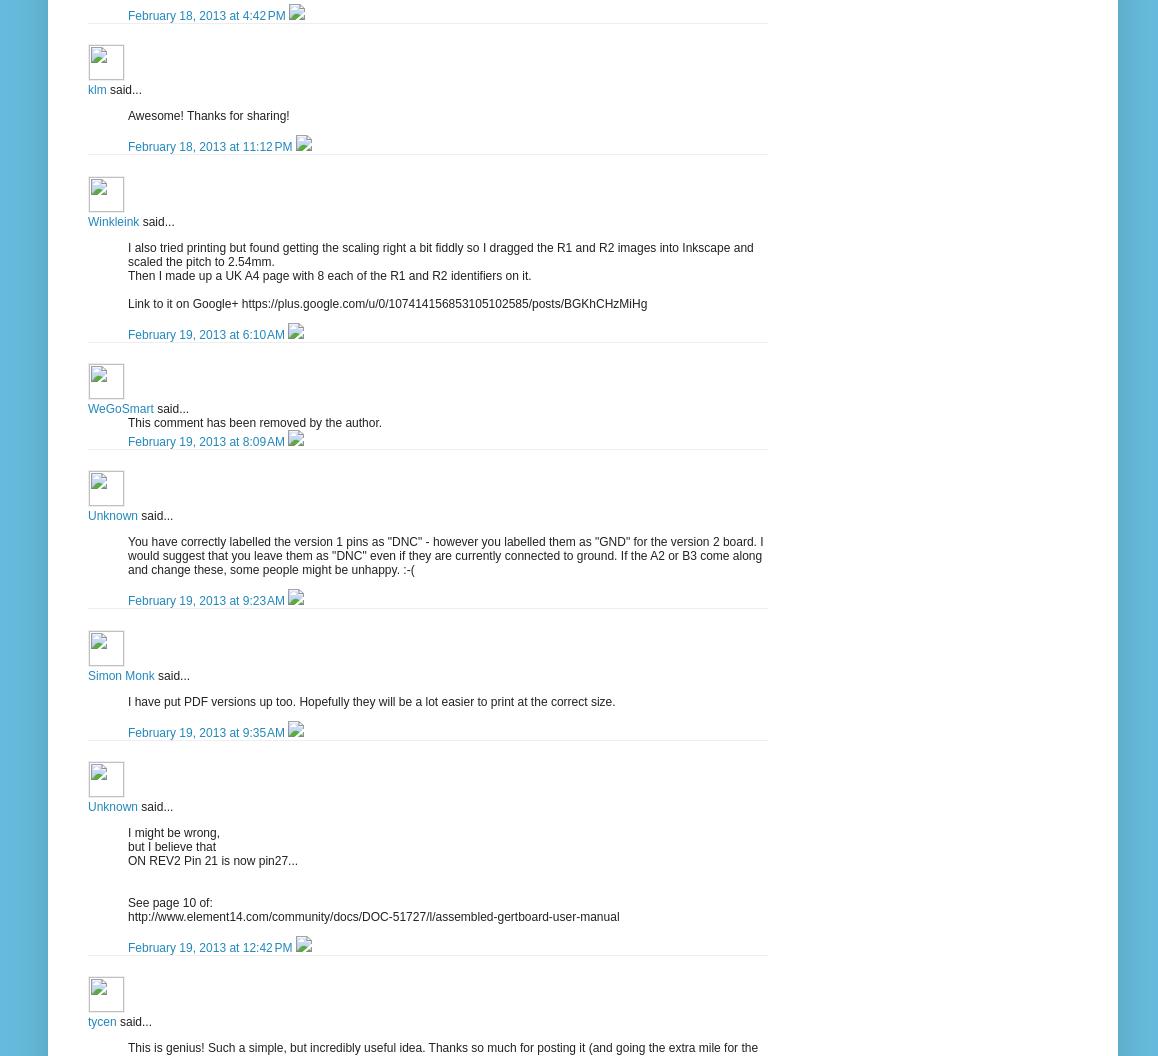 The width and height of the screenshot is (1158, 1056). What do you see at coordinates (120, 674) in the screenshot?
I see `'Simon Monk'` at bounding box center [120, 674].